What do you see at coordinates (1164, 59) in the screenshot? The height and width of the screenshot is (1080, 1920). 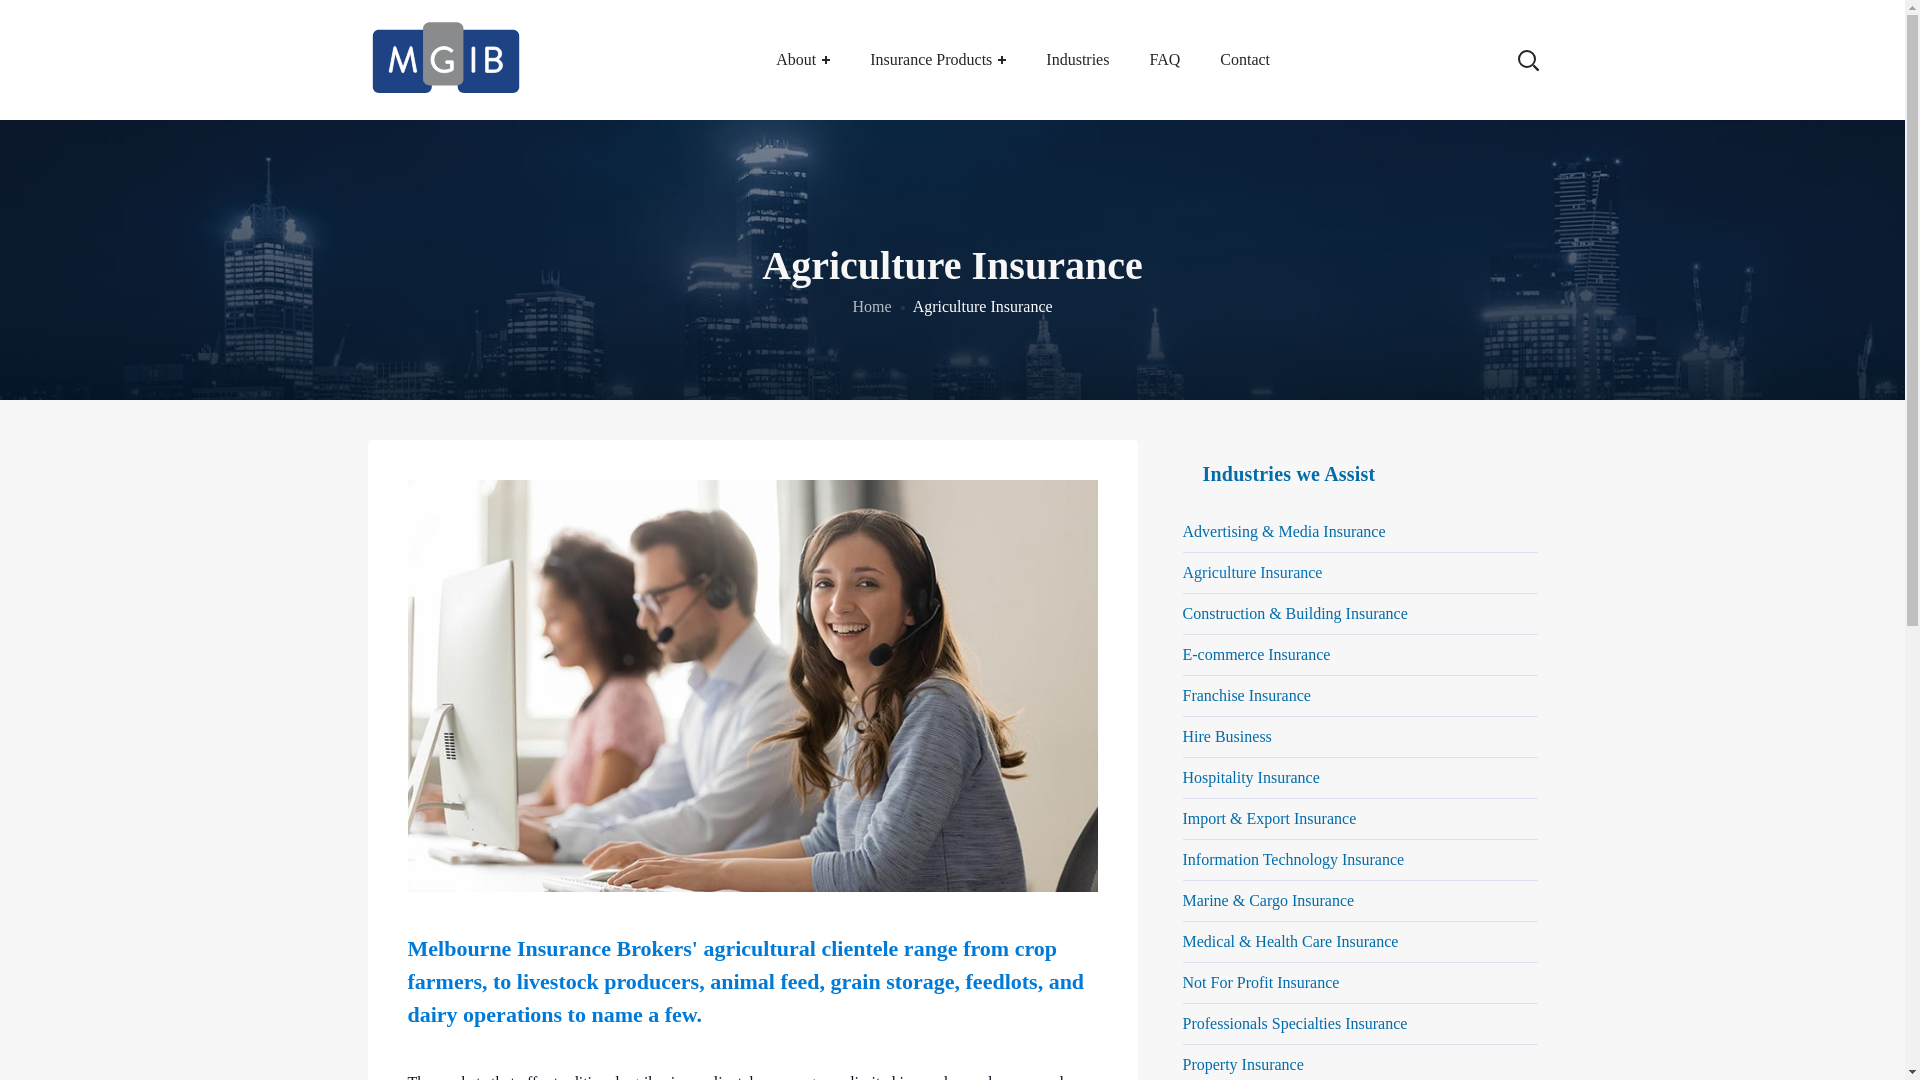 I see `'FAQ'` at bounding box center [1164, 59].